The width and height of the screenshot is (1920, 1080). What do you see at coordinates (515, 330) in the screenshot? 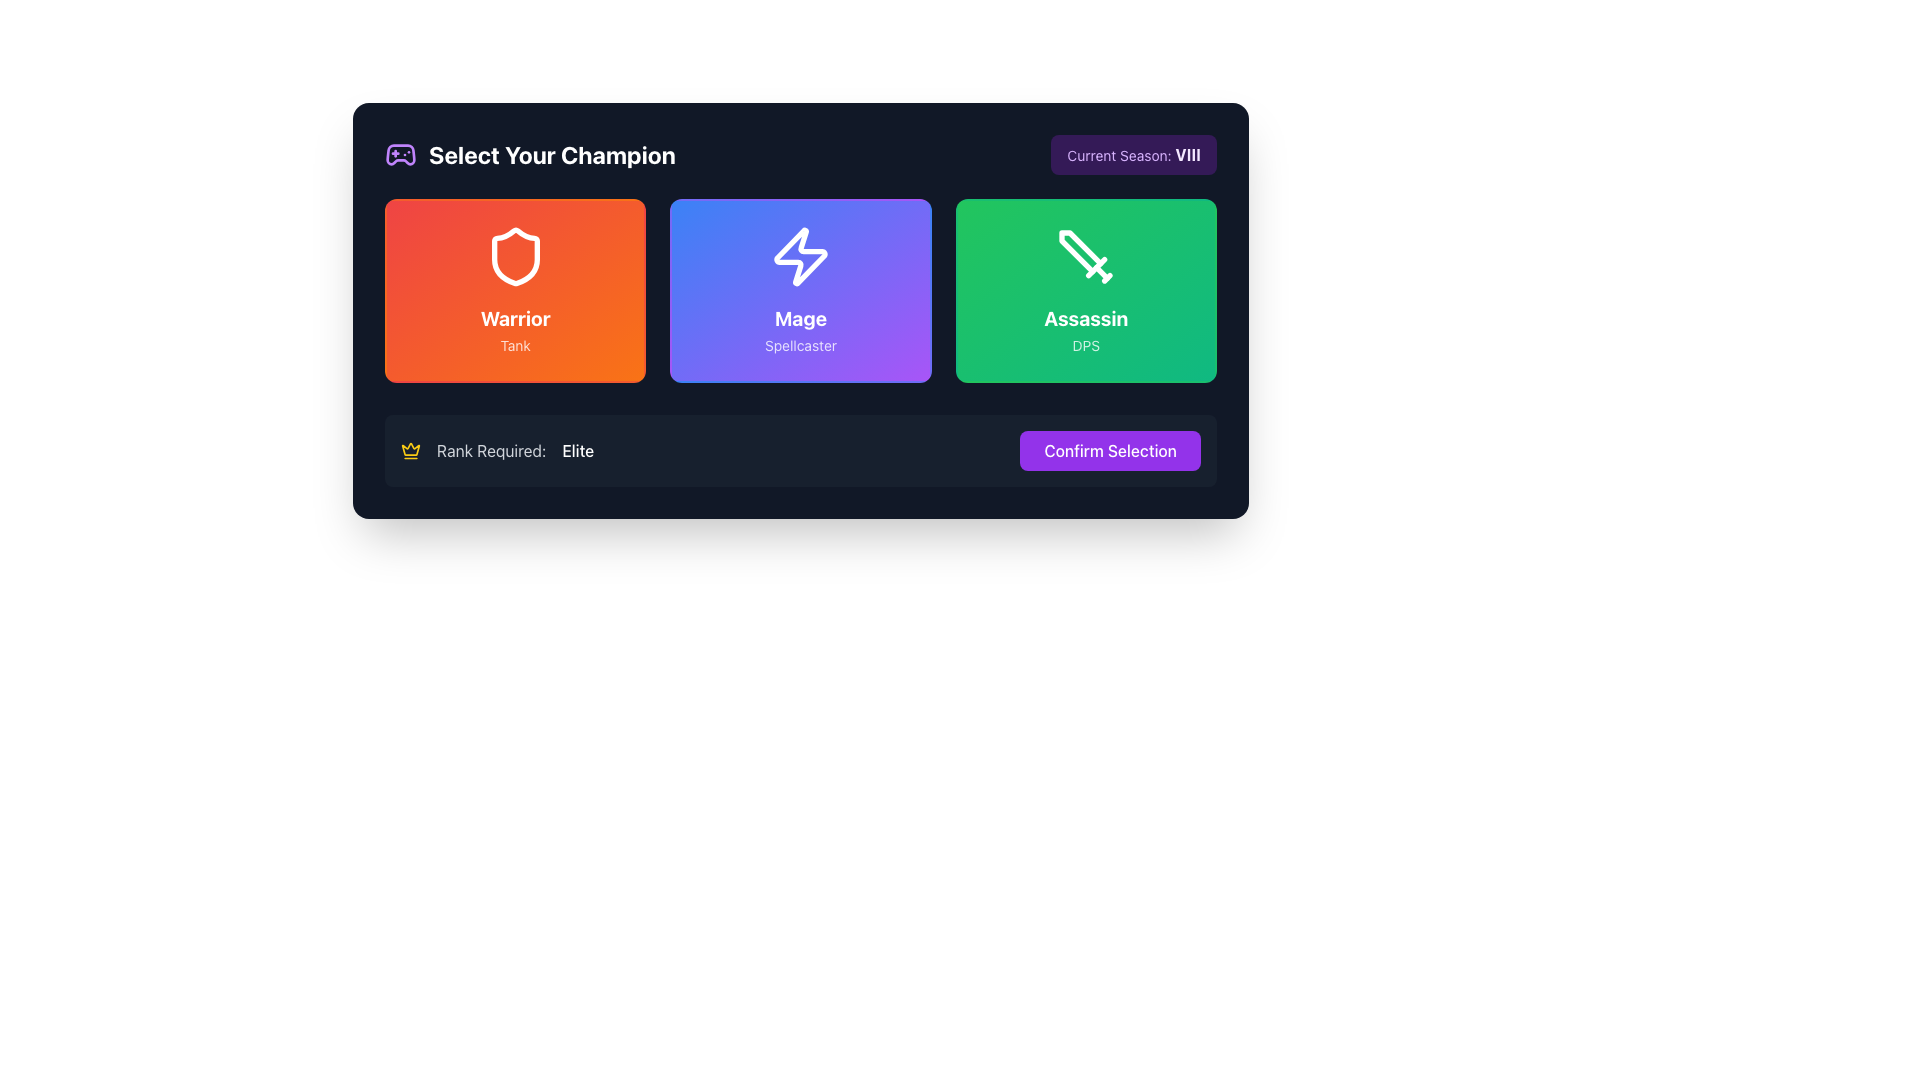
I see `the text block describing the 'Warrior' class and its role 'Tank'` at bounding box center [515, 330].